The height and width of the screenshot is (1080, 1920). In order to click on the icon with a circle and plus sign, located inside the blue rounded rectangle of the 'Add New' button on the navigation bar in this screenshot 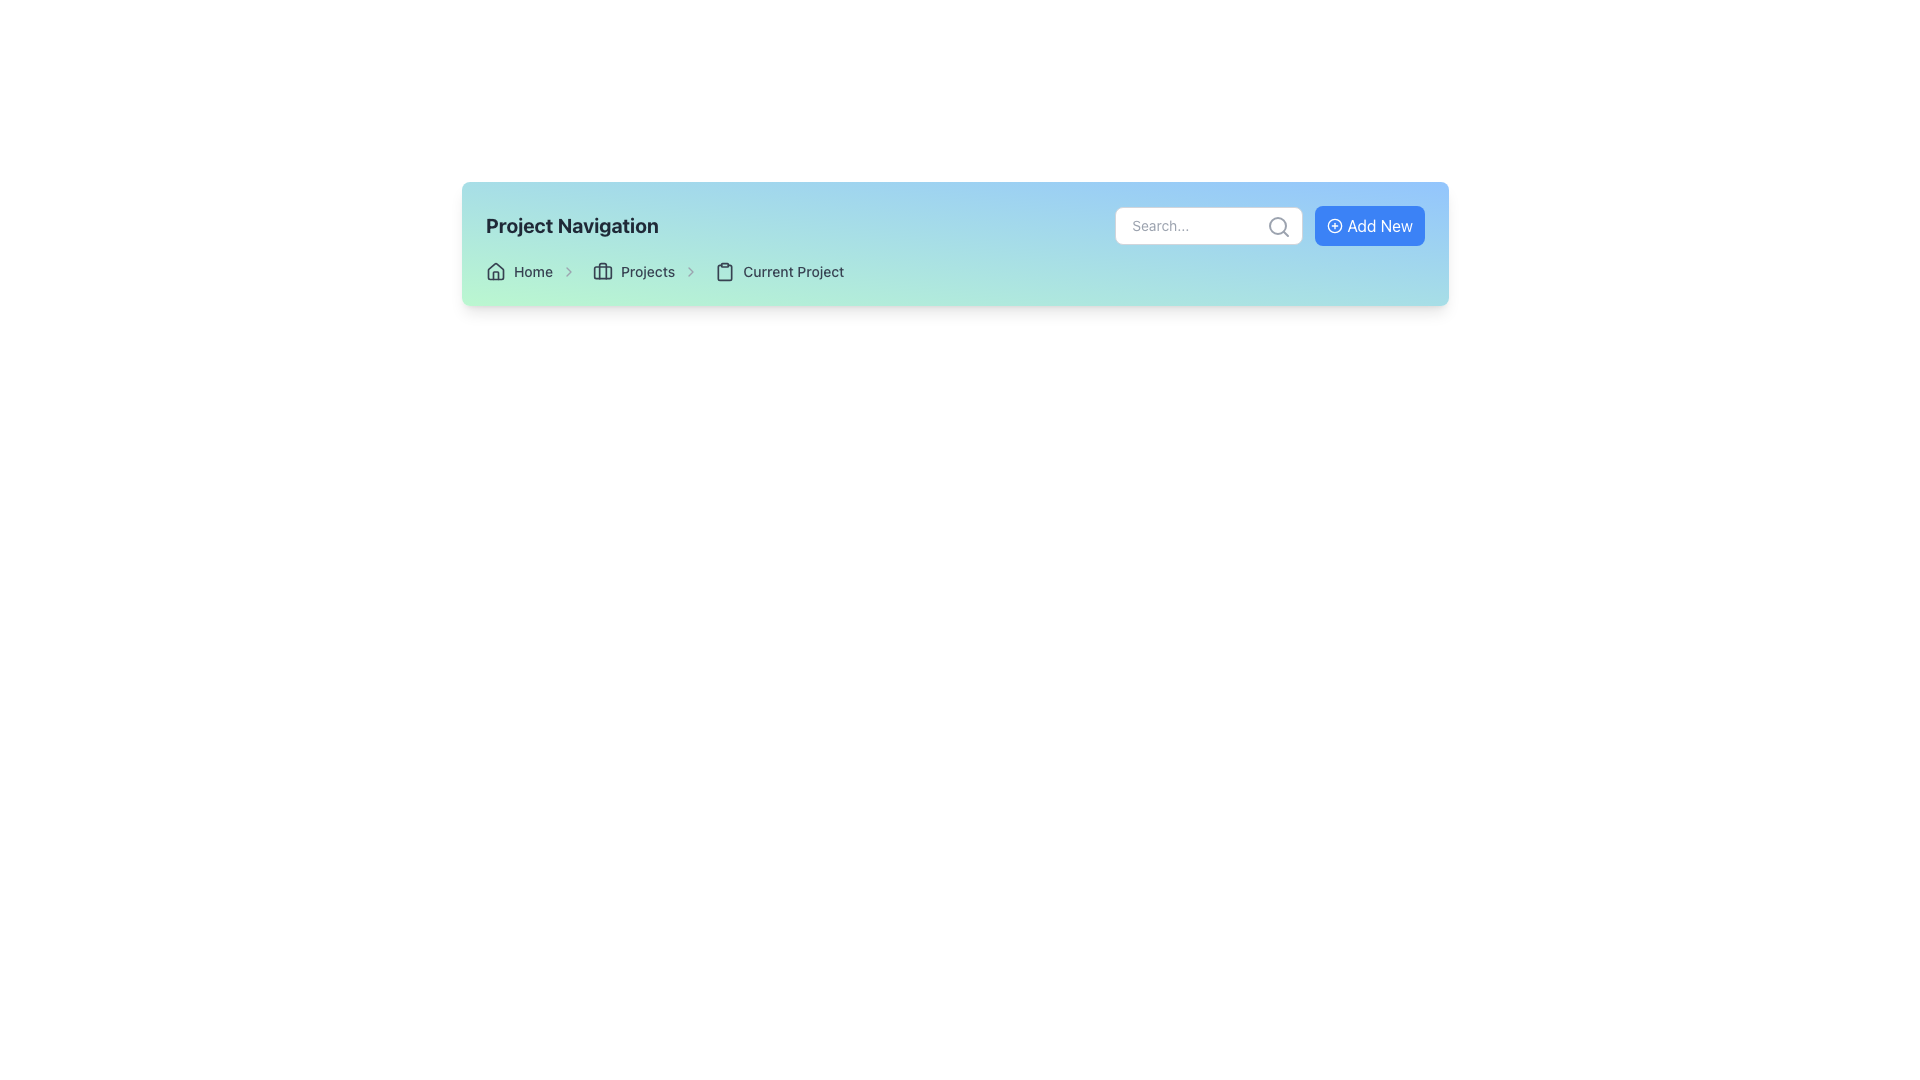, I will do `click(1335, 225)`.